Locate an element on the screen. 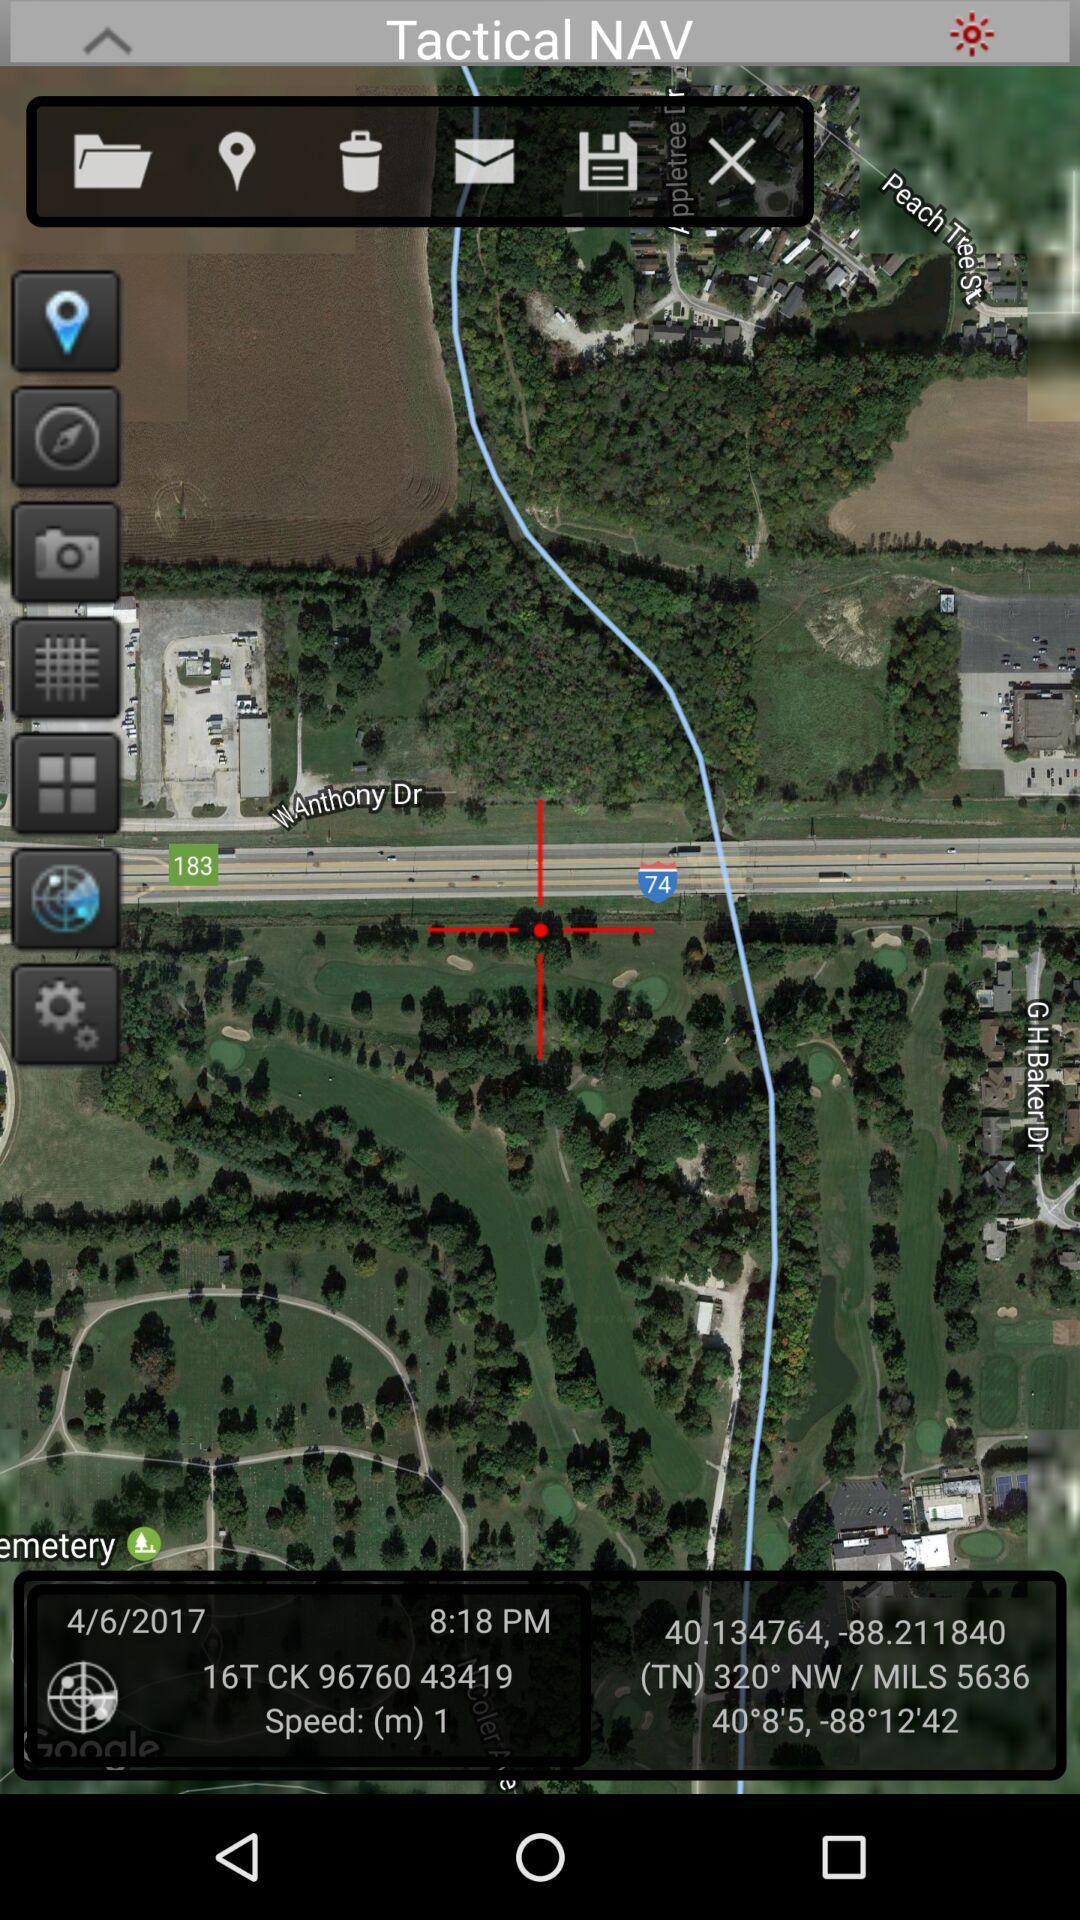 The width and height of the screenshot is (1080, 1920). file browser is located at coordinates (133, 156).